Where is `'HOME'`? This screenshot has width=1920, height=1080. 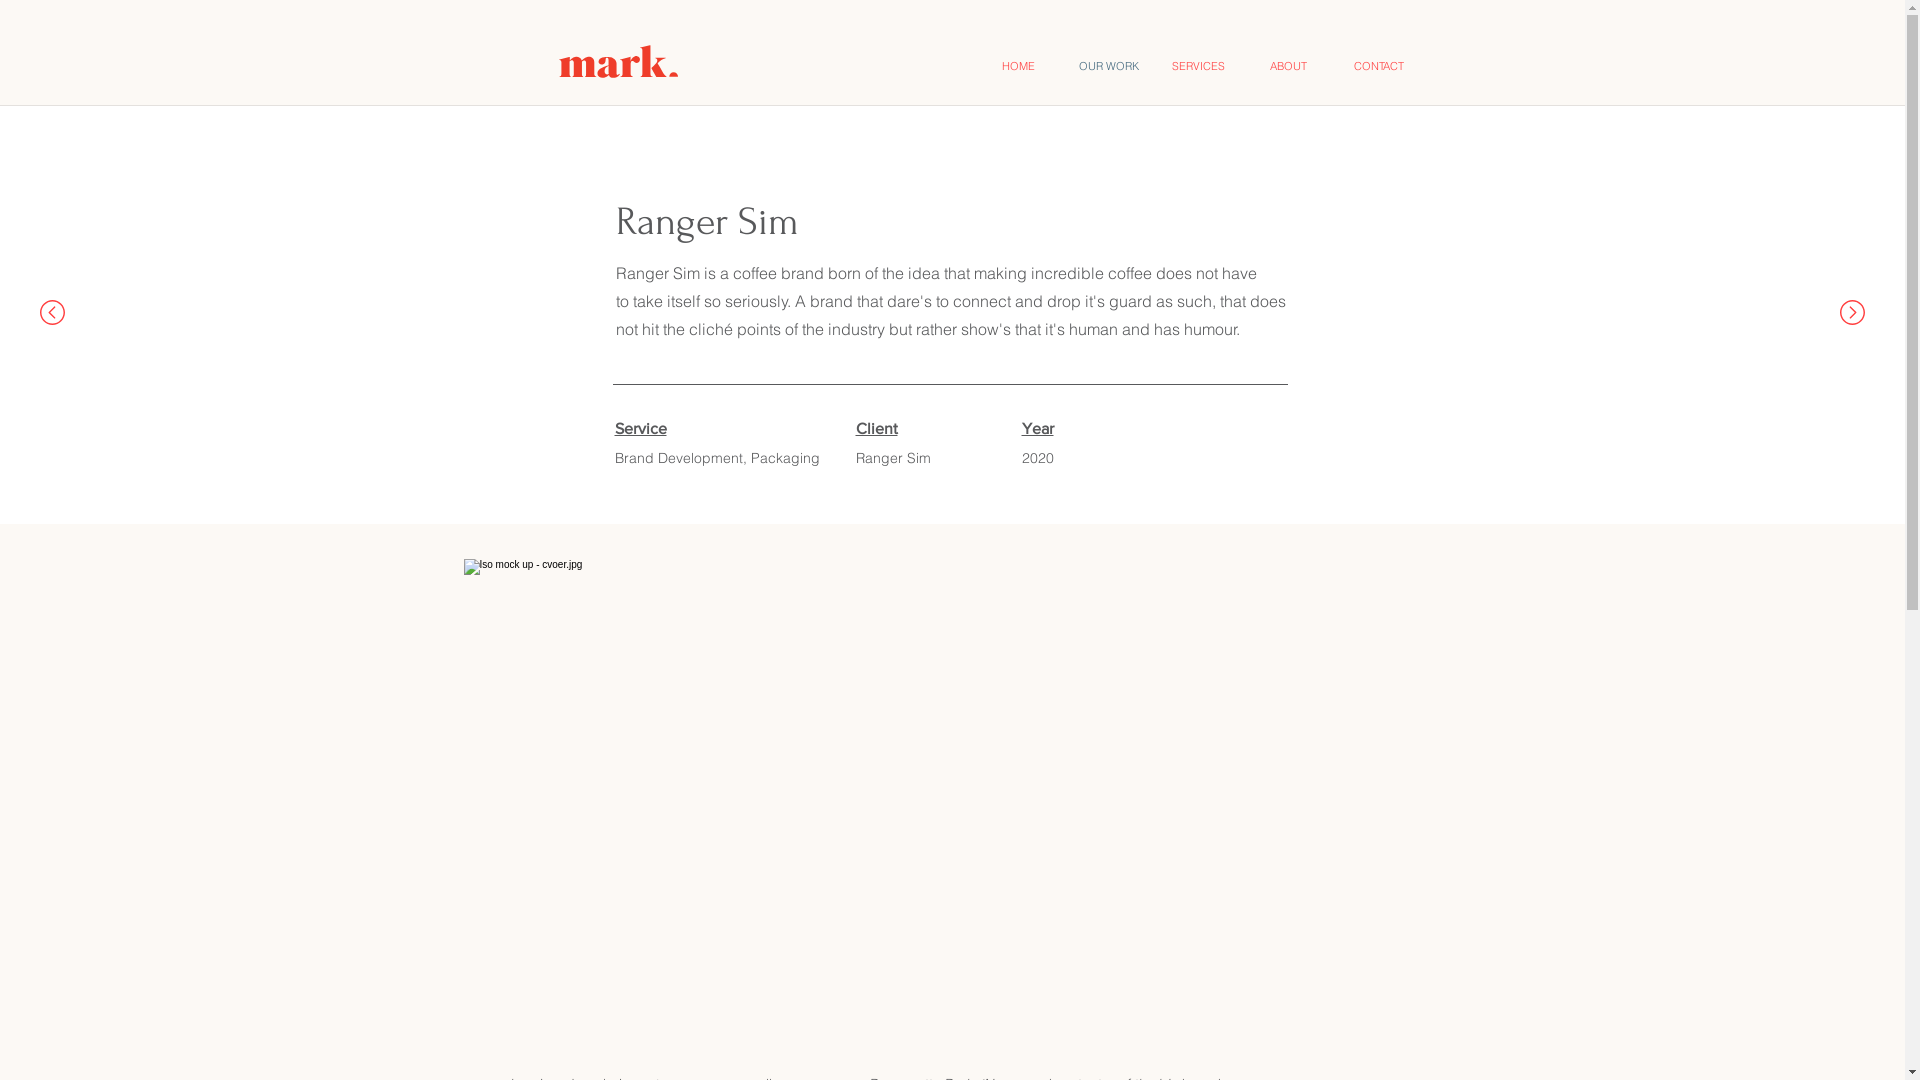 'HOME' is located at coordinates (1018, 64).